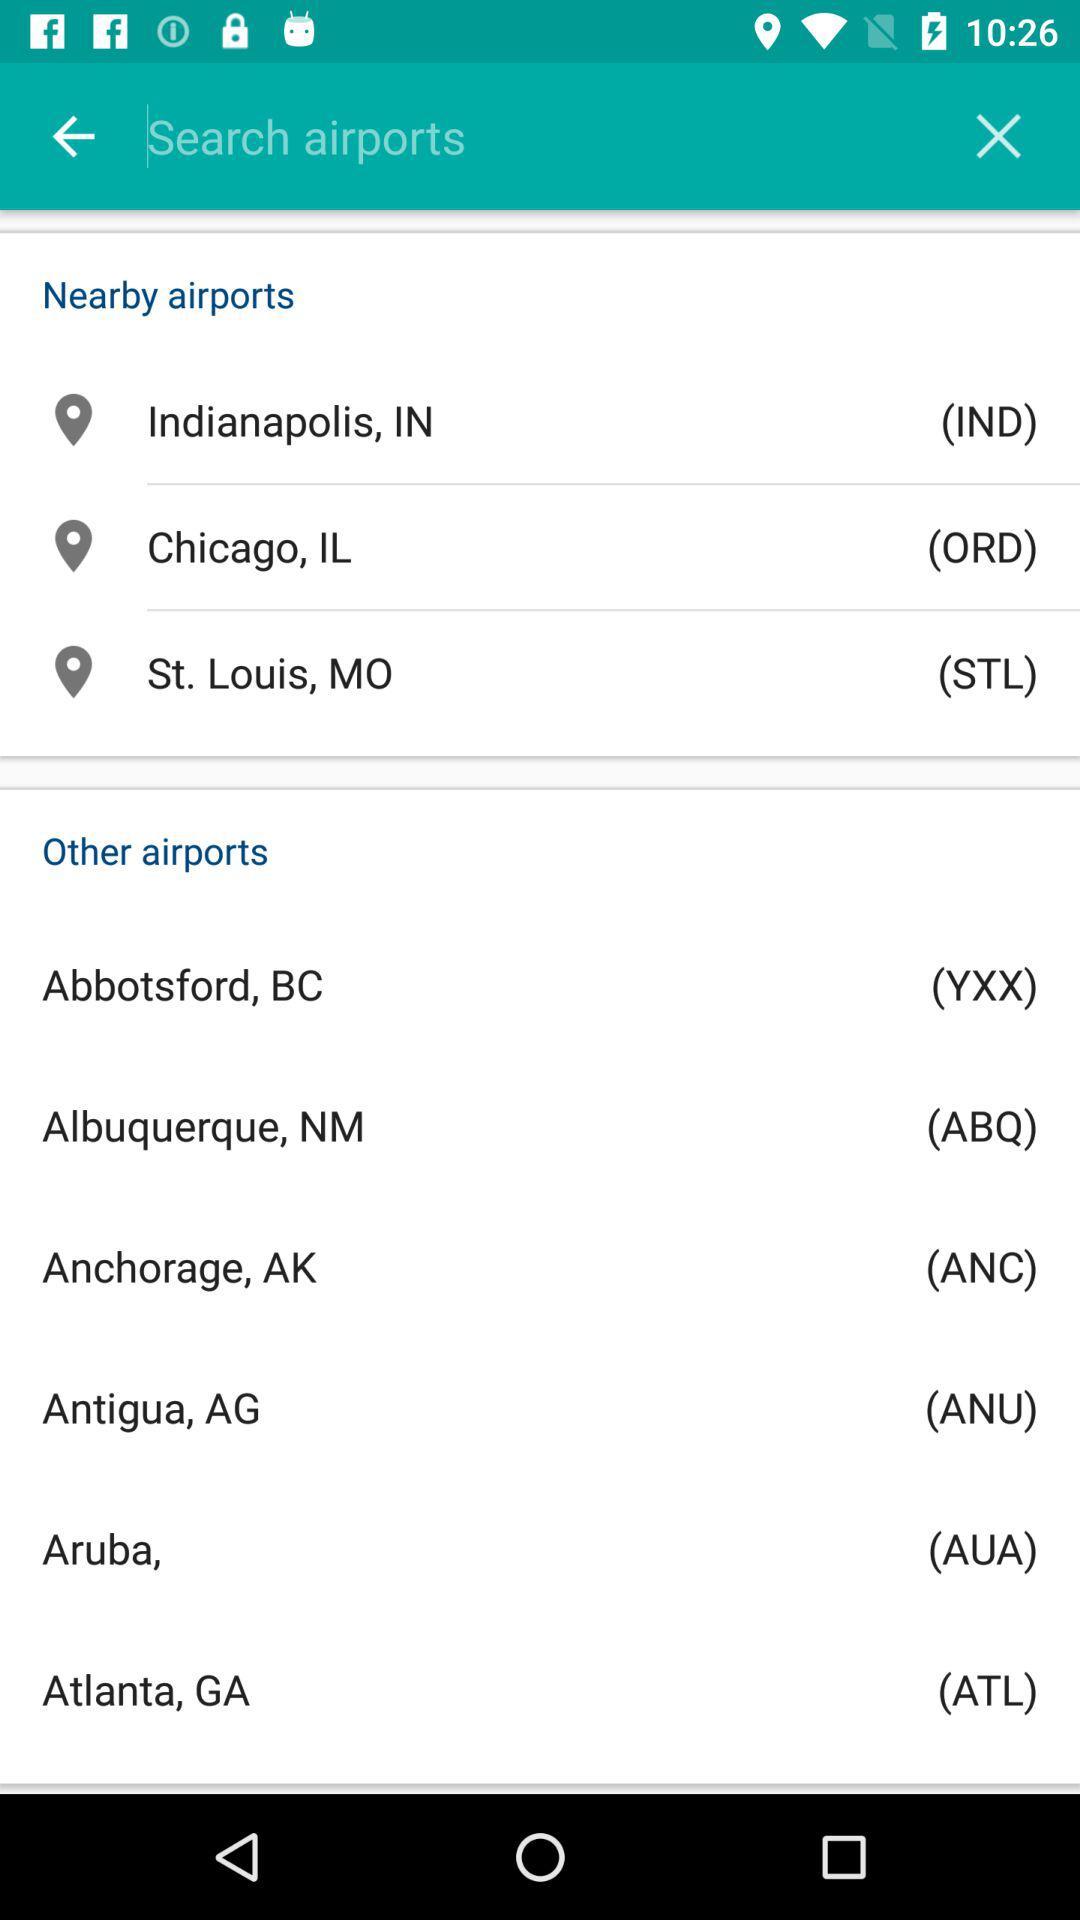 This screenshot has width=1080, height=1920. I want to click on search text, so click(566, 135).